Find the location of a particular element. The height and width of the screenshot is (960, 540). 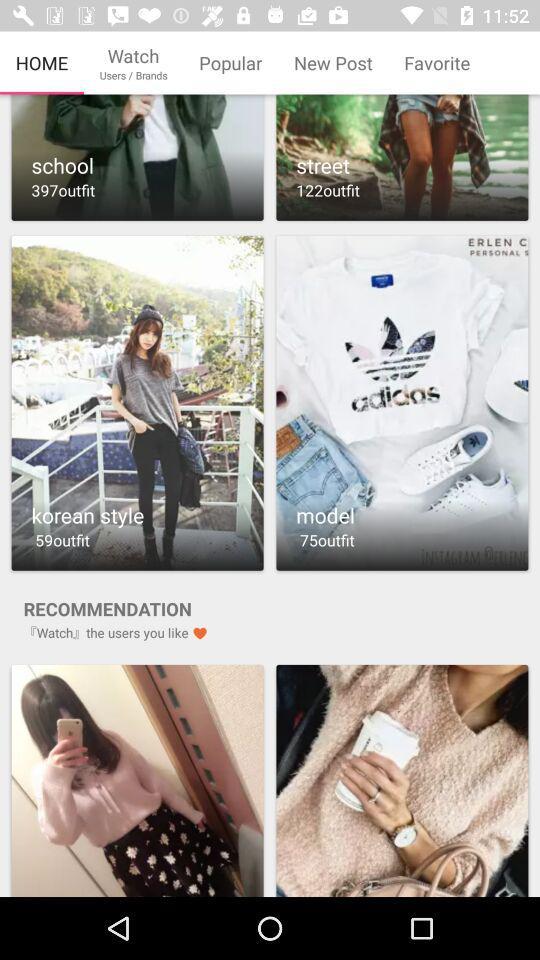

click on school 397 outfit option is located at coordinates (136, 157).